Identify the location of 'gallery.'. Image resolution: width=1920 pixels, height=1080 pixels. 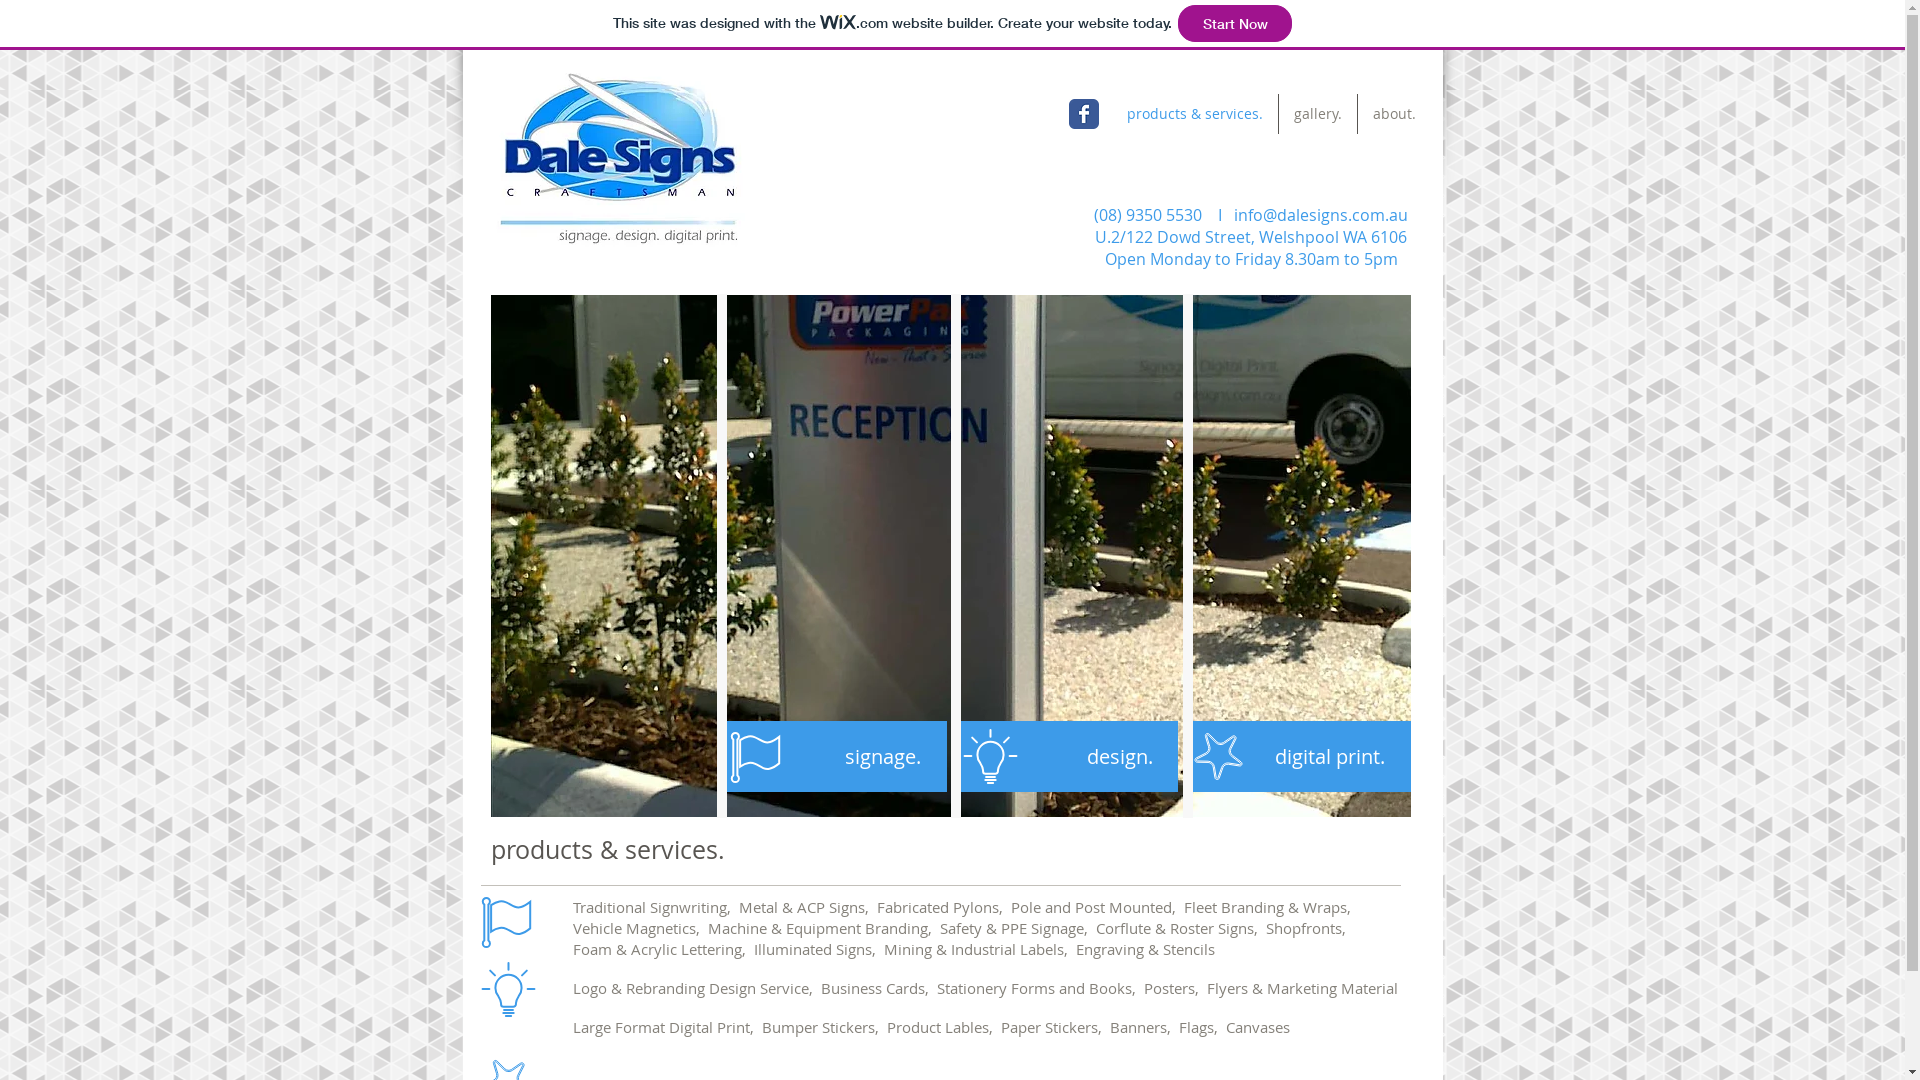
(1318, 114).